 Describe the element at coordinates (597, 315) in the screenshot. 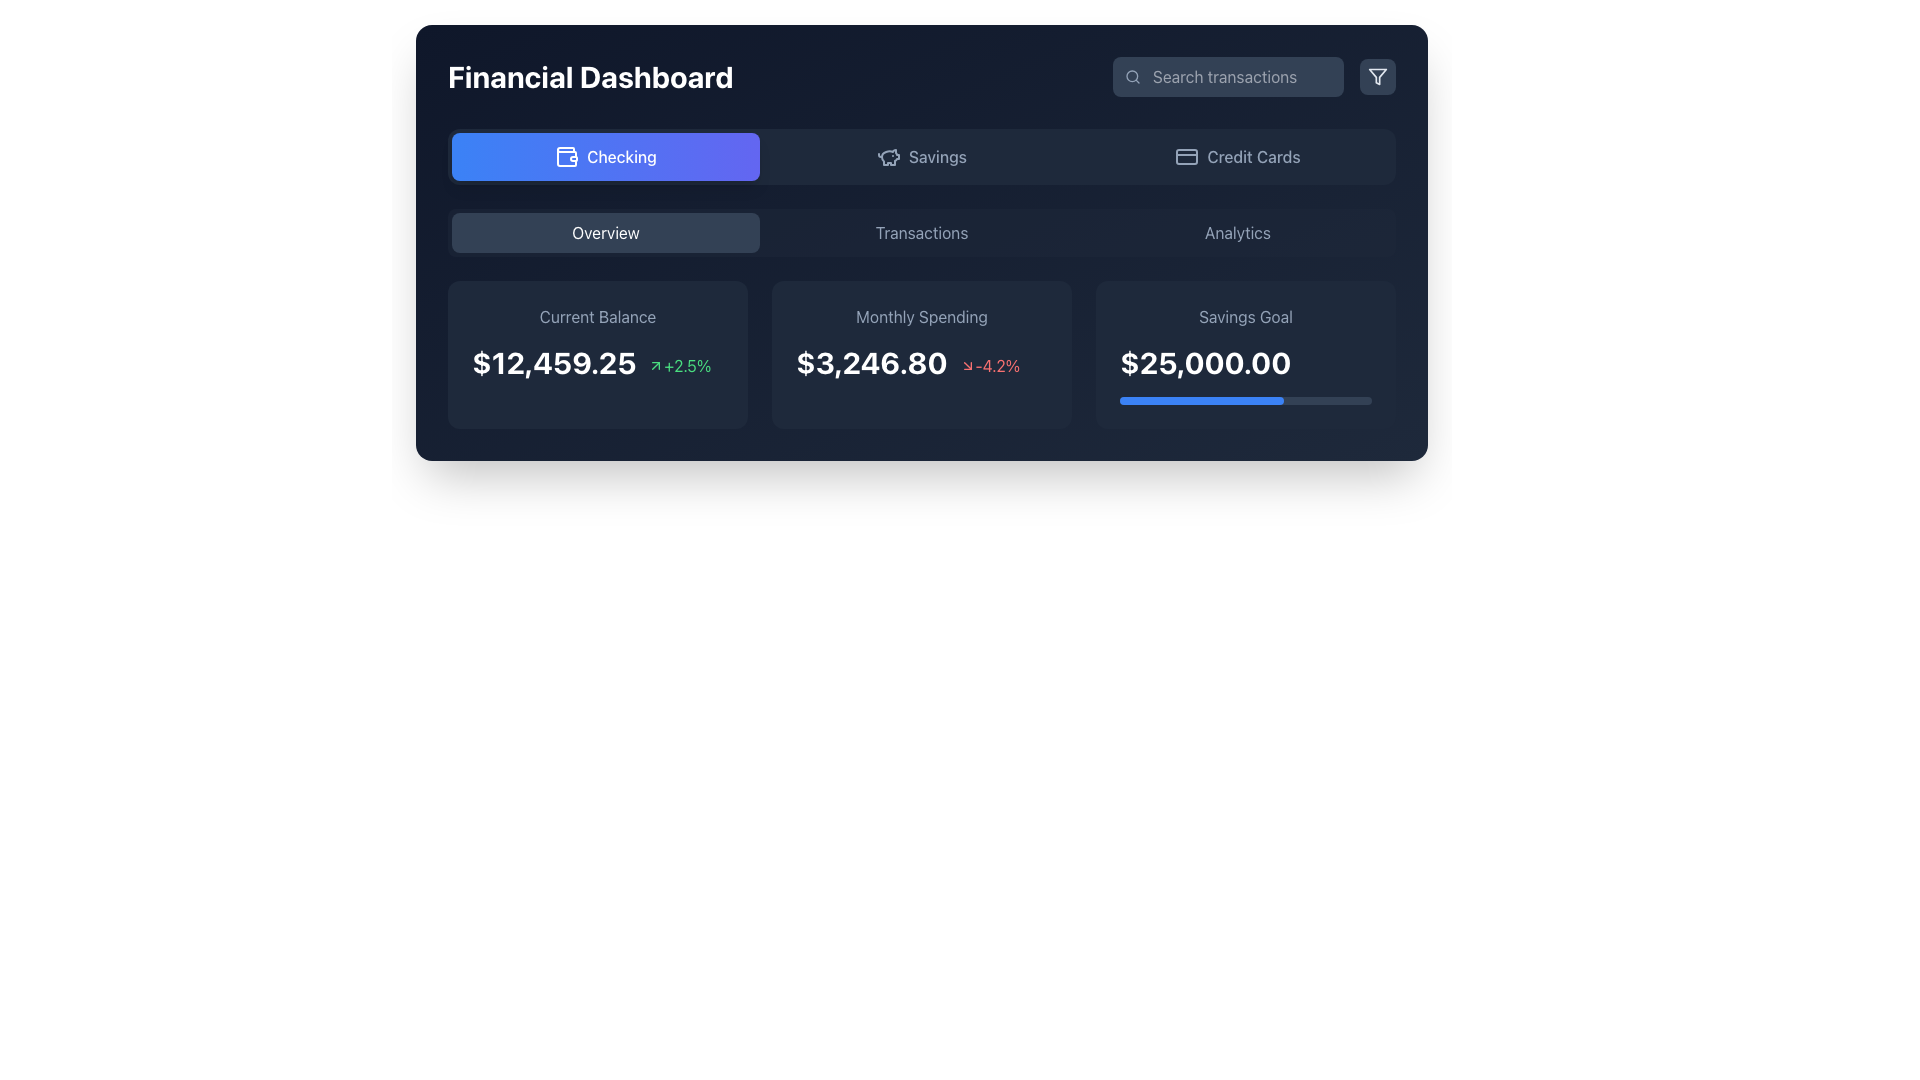

I see `the 'Current Balance' text label, which is a lighter shade subtitle within the 'Checking' tab interface, positioned above the monetary value '$12,459.25'` at that location.